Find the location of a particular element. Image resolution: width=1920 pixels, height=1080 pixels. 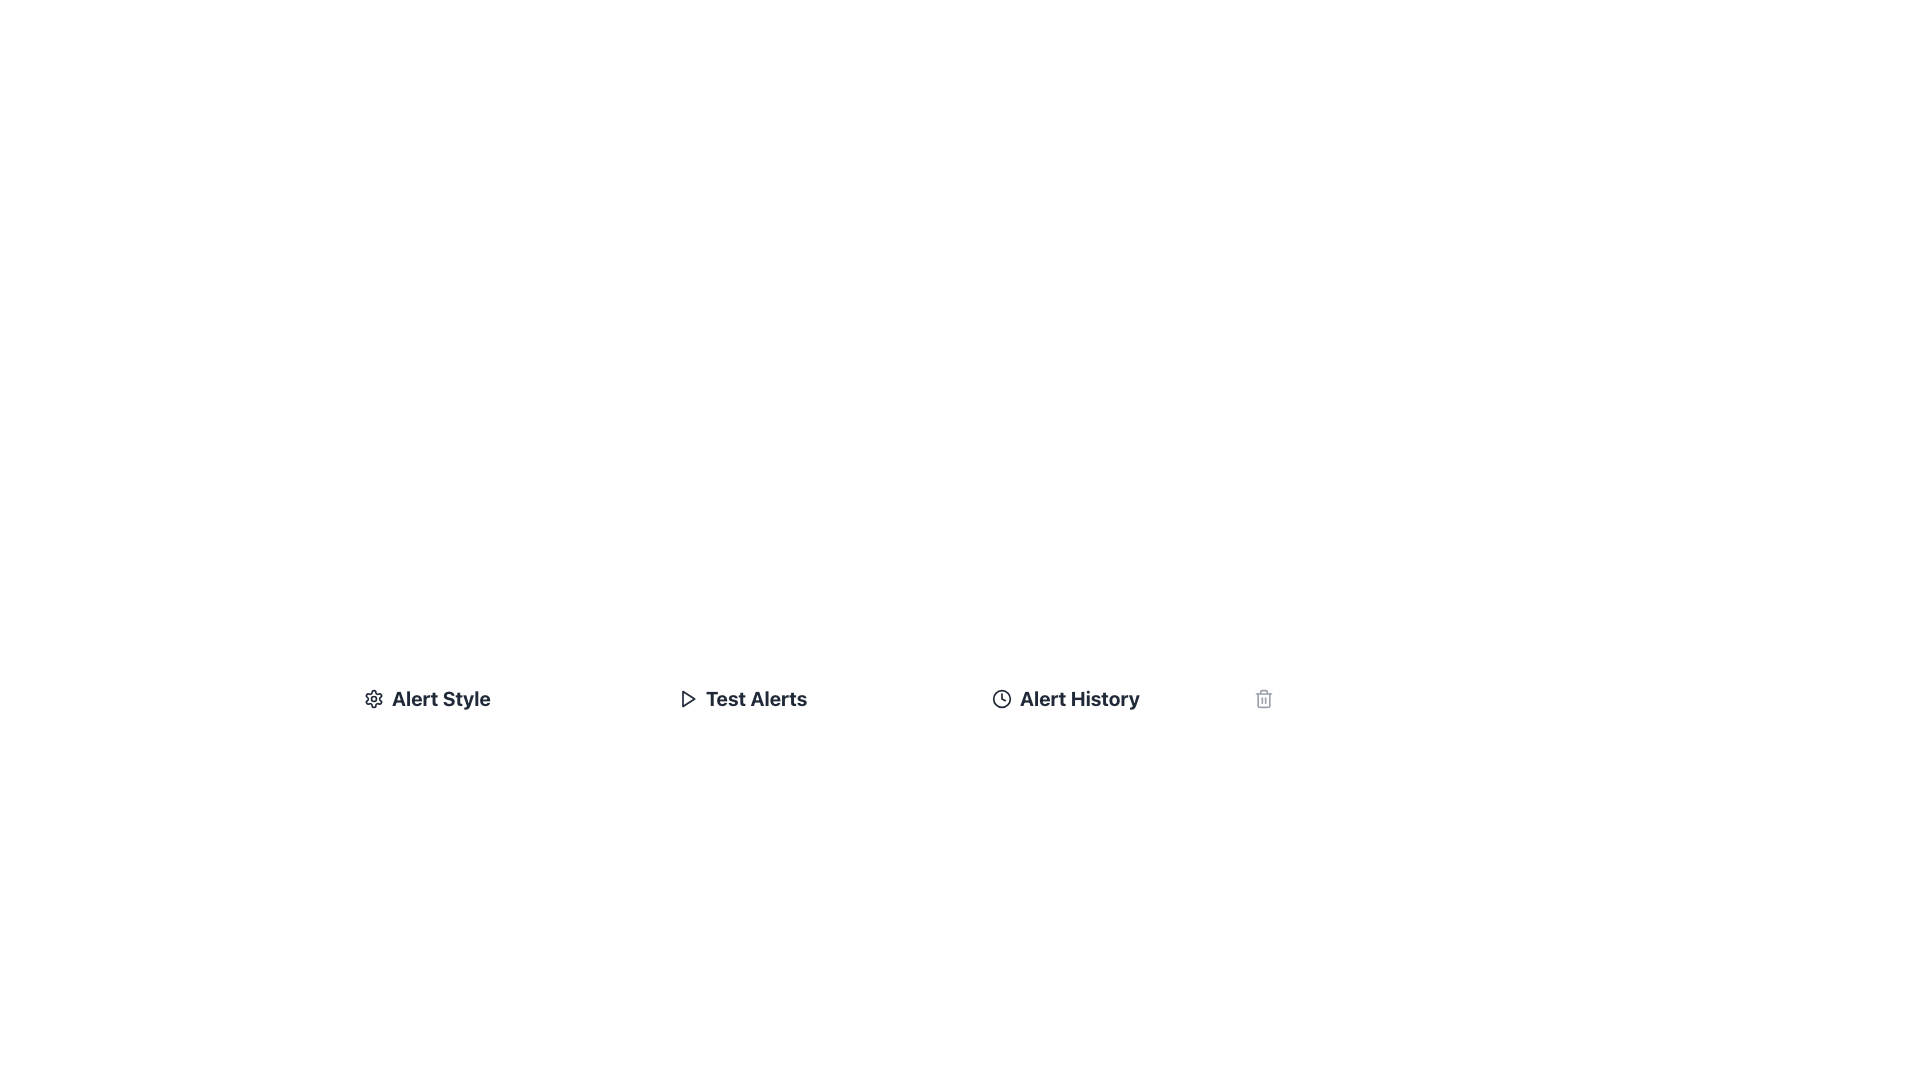

the triangular play-shaped icon embedded within a circular button, located in the center of the interface, slightly above the label 'Test Alerts' is located at coordinates (688, 697).